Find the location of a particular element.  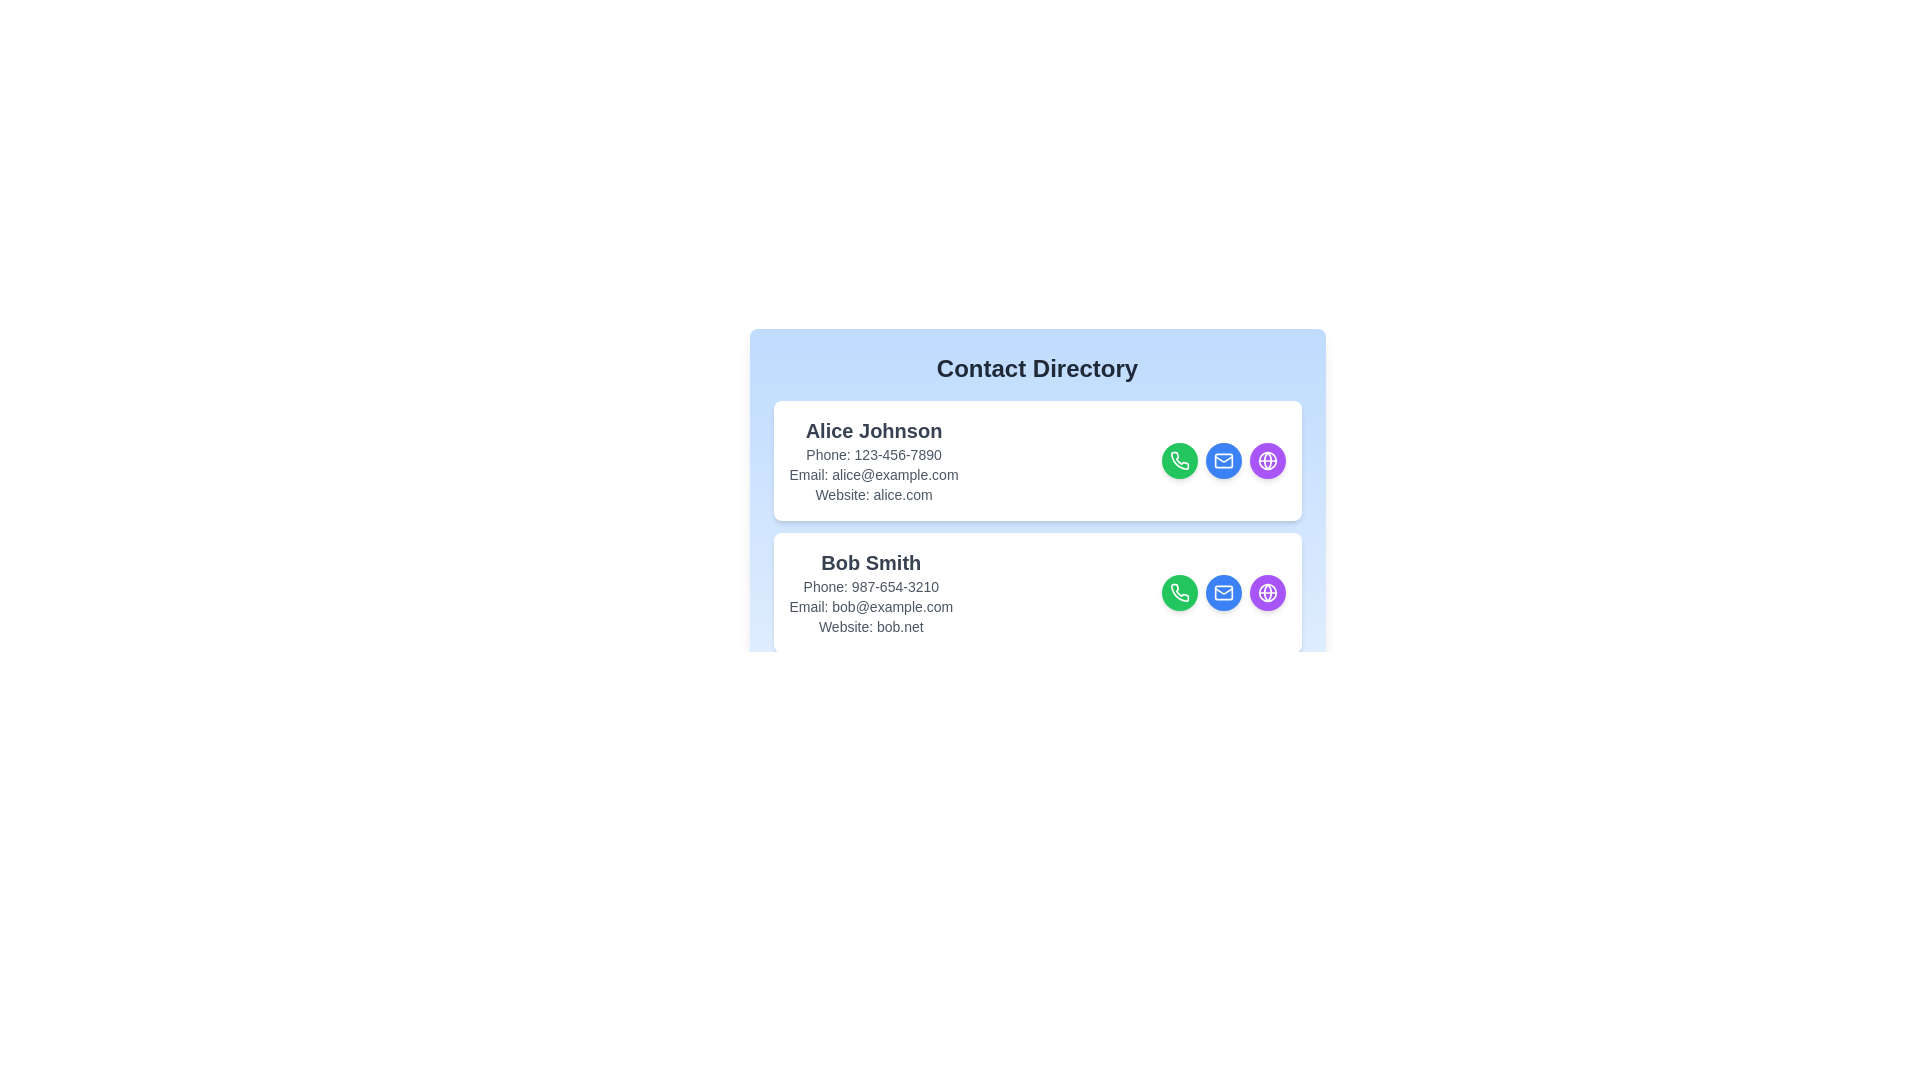

the text 'Website' within the contact card of 'Bob Smith' is located at coordinates (870, 626).